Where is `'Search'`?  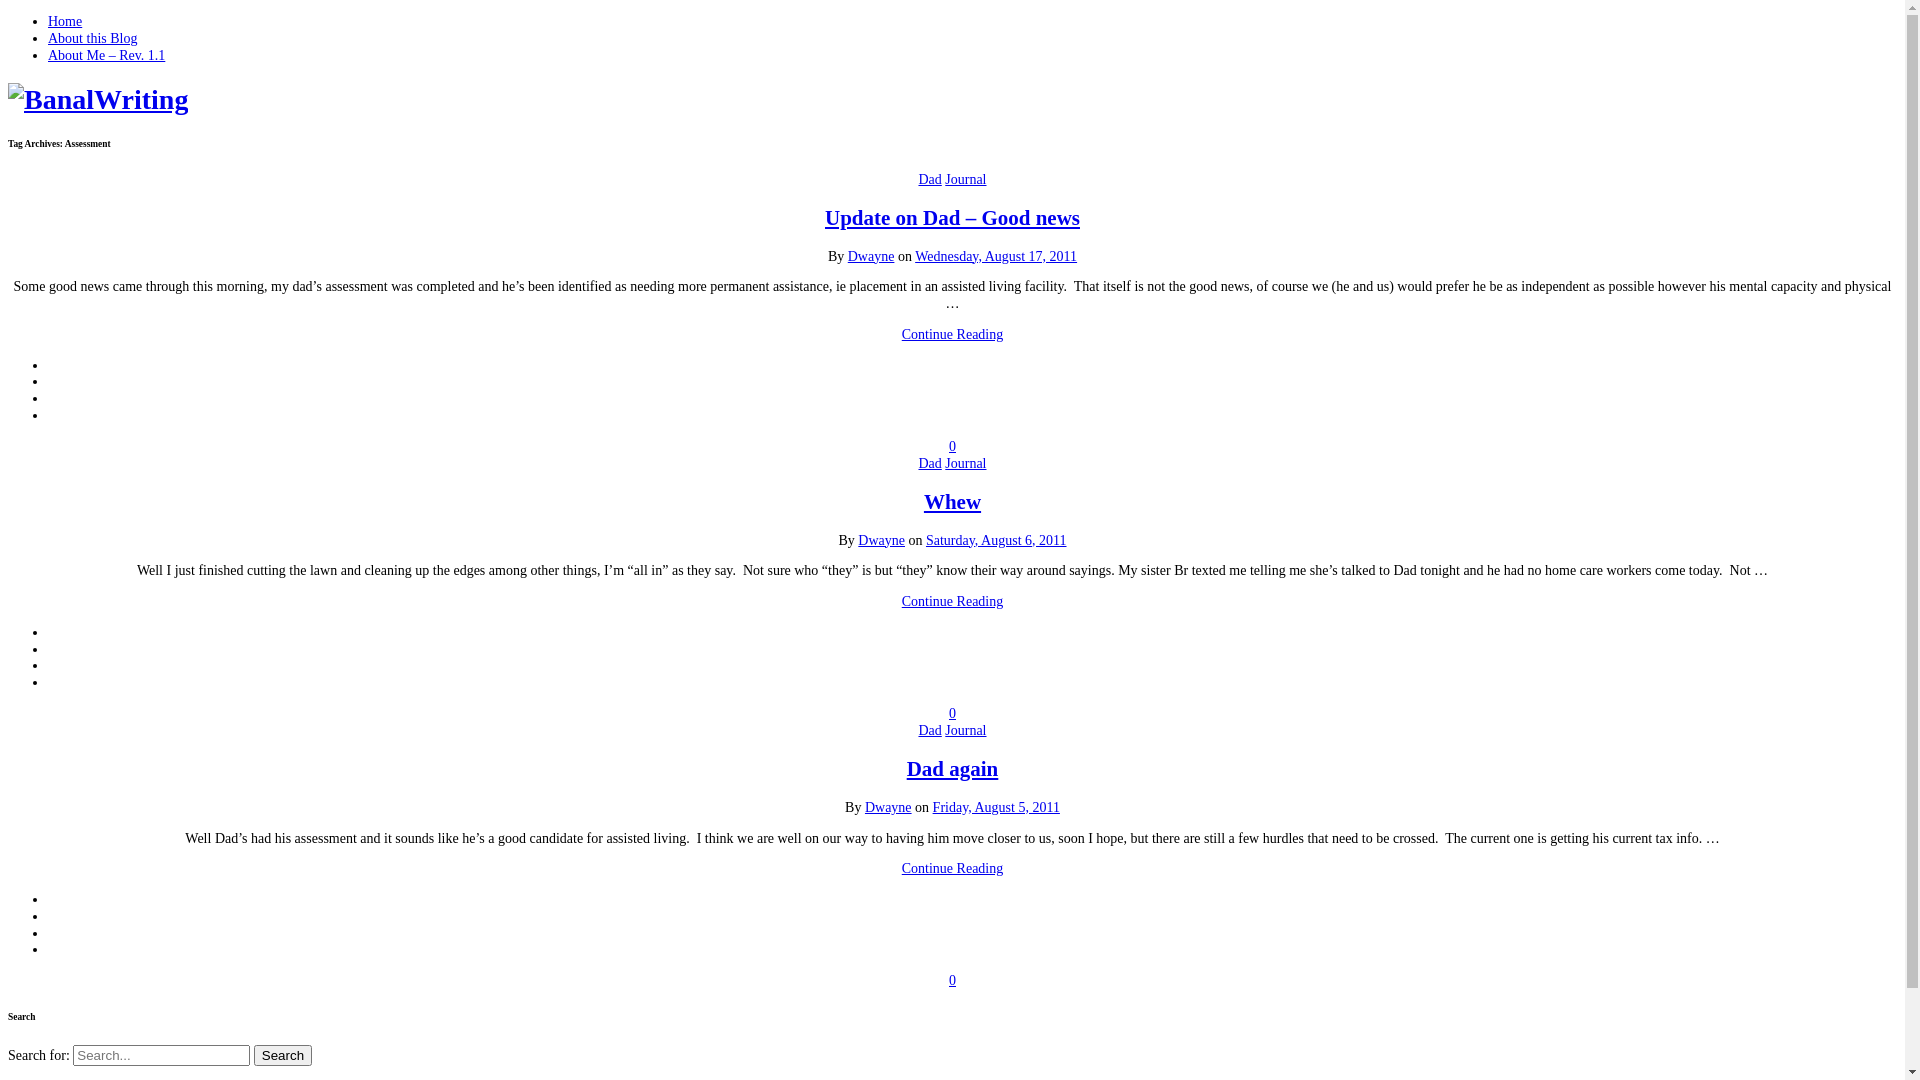
'Search' is located at coordinates (282, 1054).